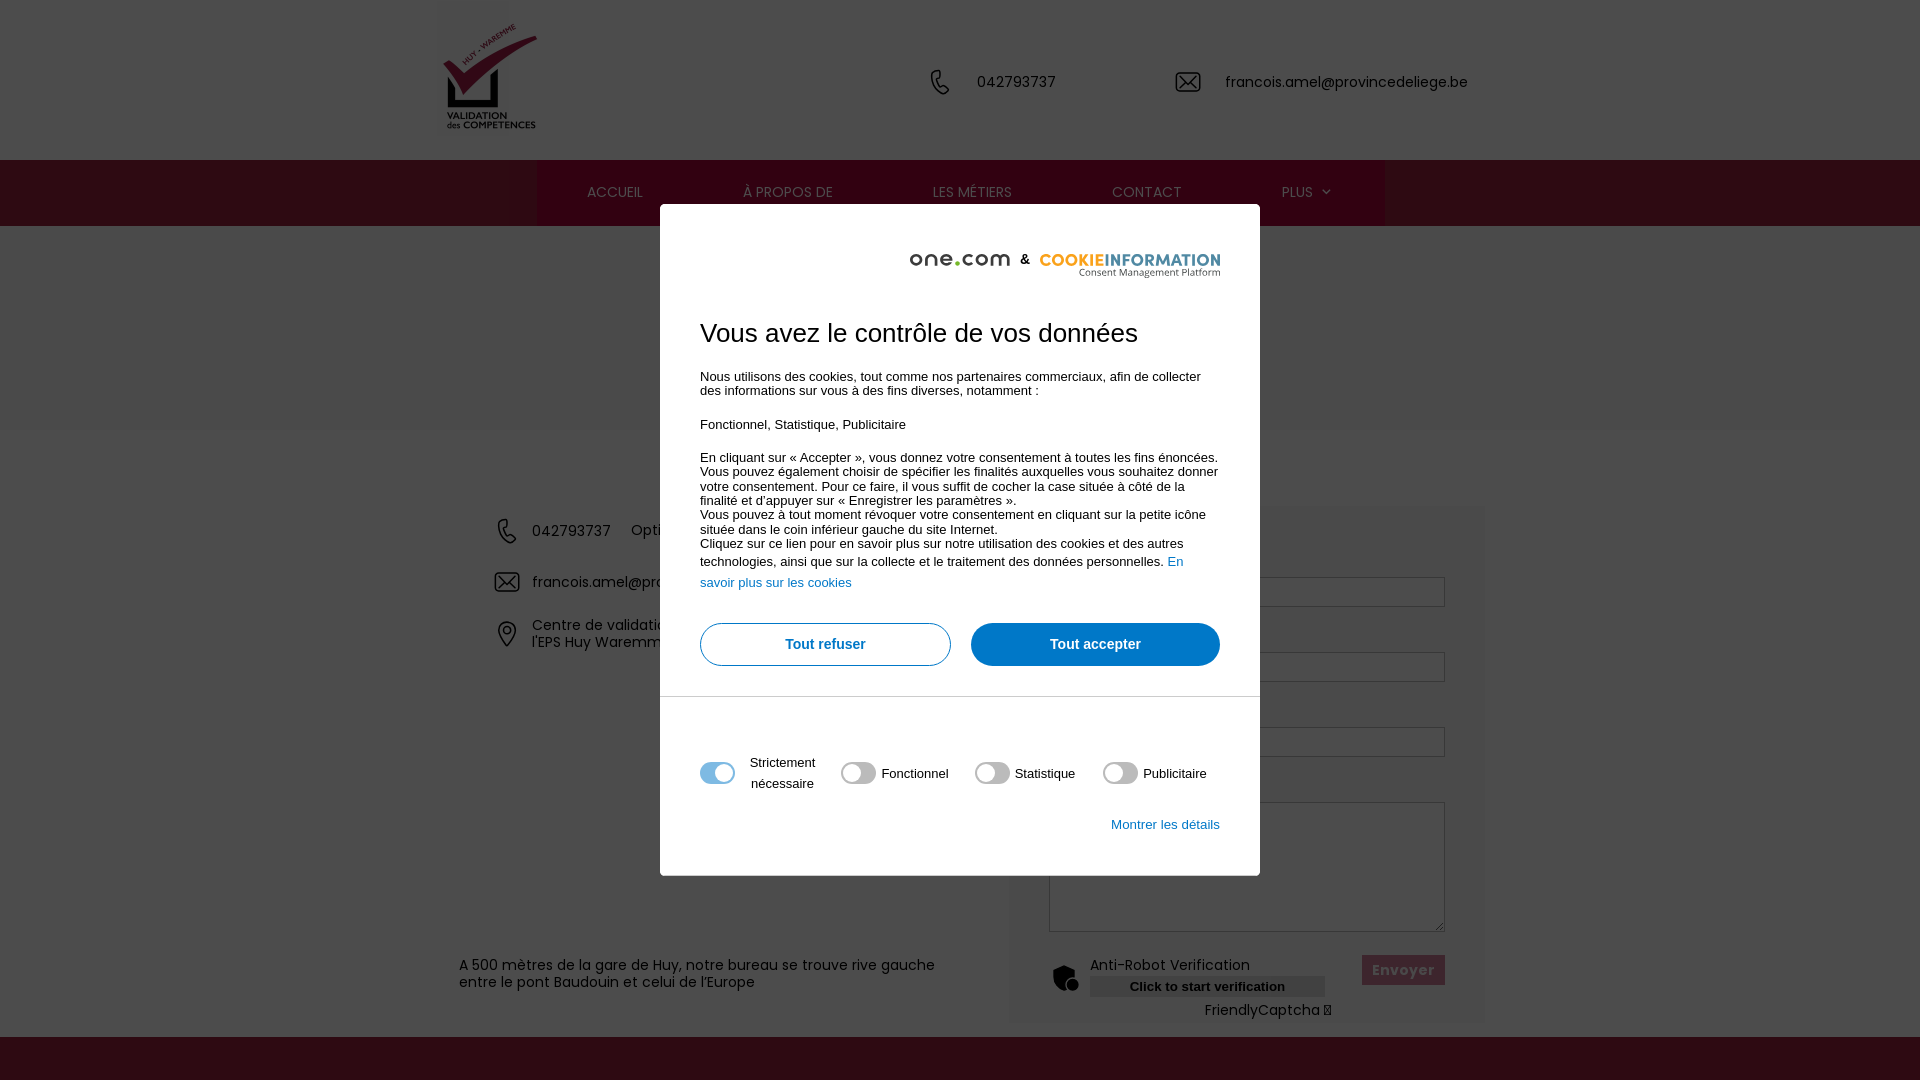 The image size is (1920, 1080). I want to click on 'Click to start verification', so click(1206, 985).